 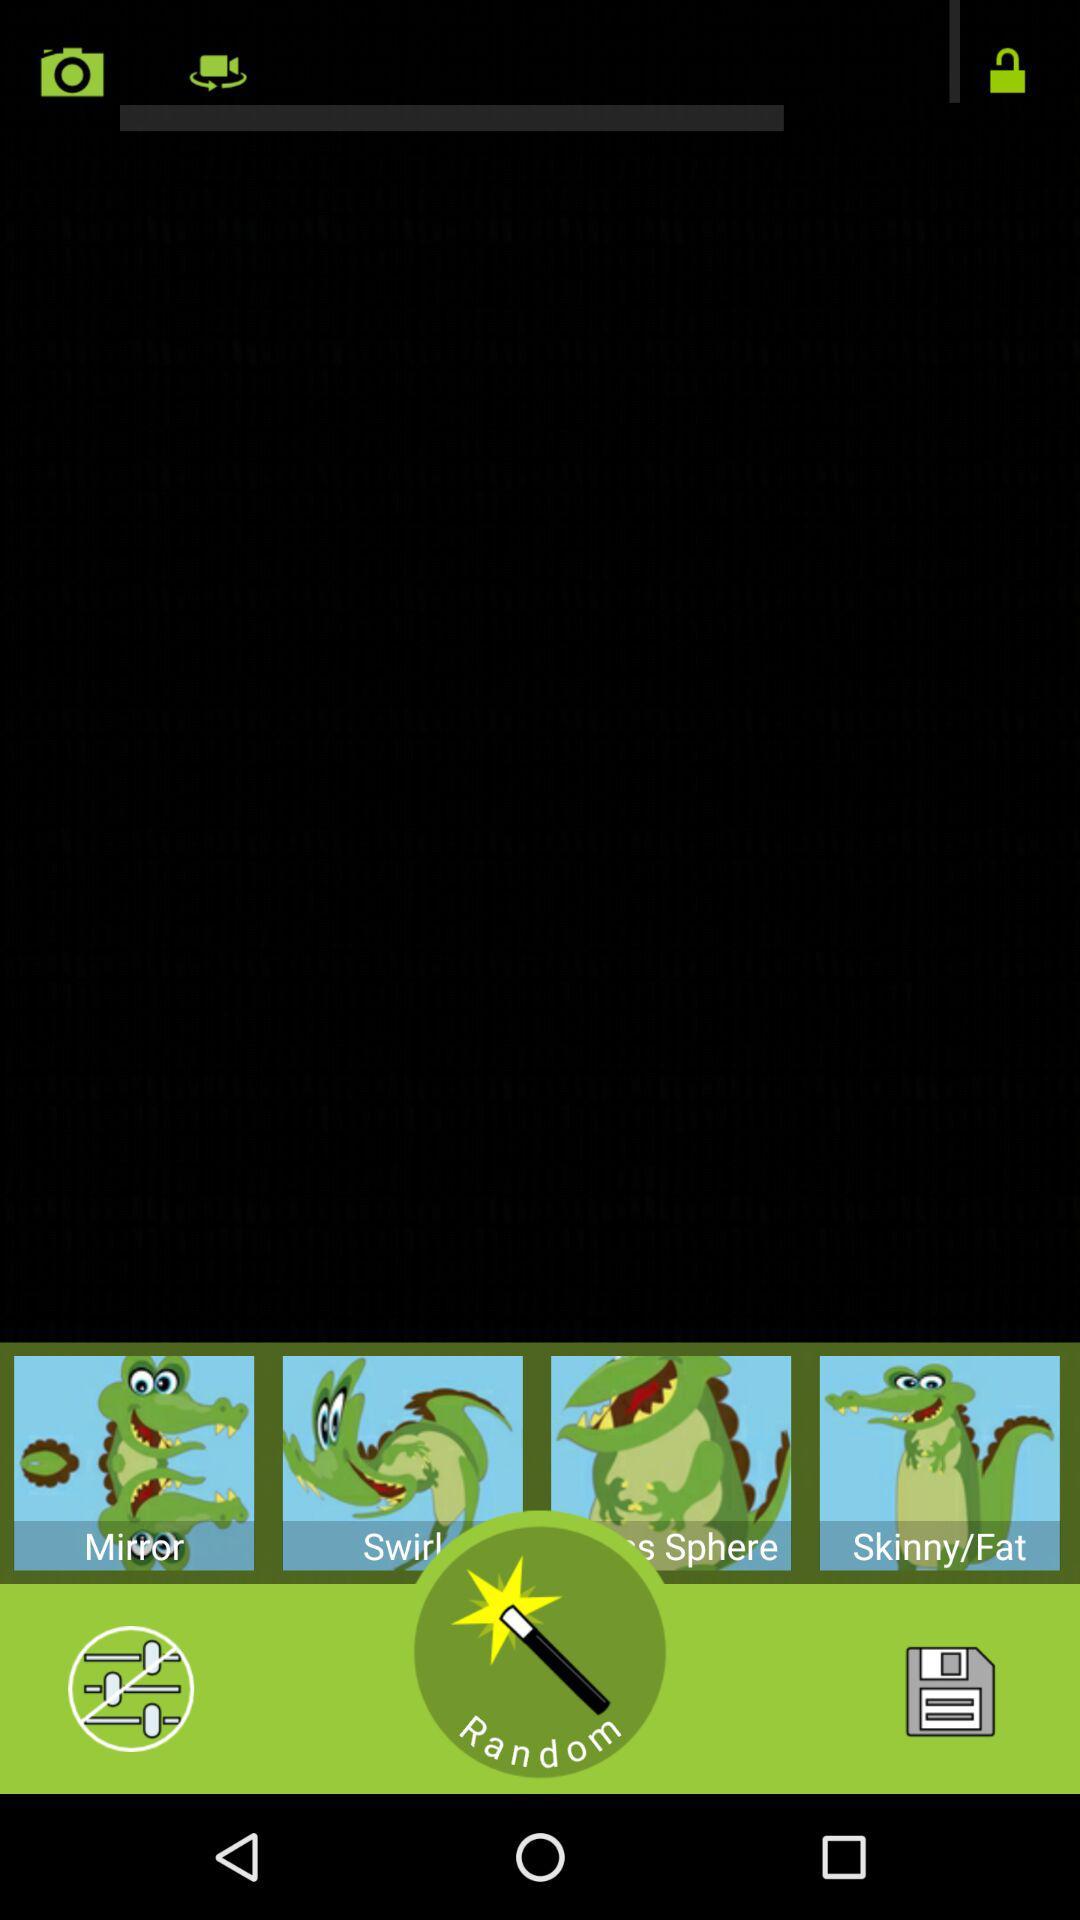 I want to click on the videocam icon, so click(x=217, y=77).